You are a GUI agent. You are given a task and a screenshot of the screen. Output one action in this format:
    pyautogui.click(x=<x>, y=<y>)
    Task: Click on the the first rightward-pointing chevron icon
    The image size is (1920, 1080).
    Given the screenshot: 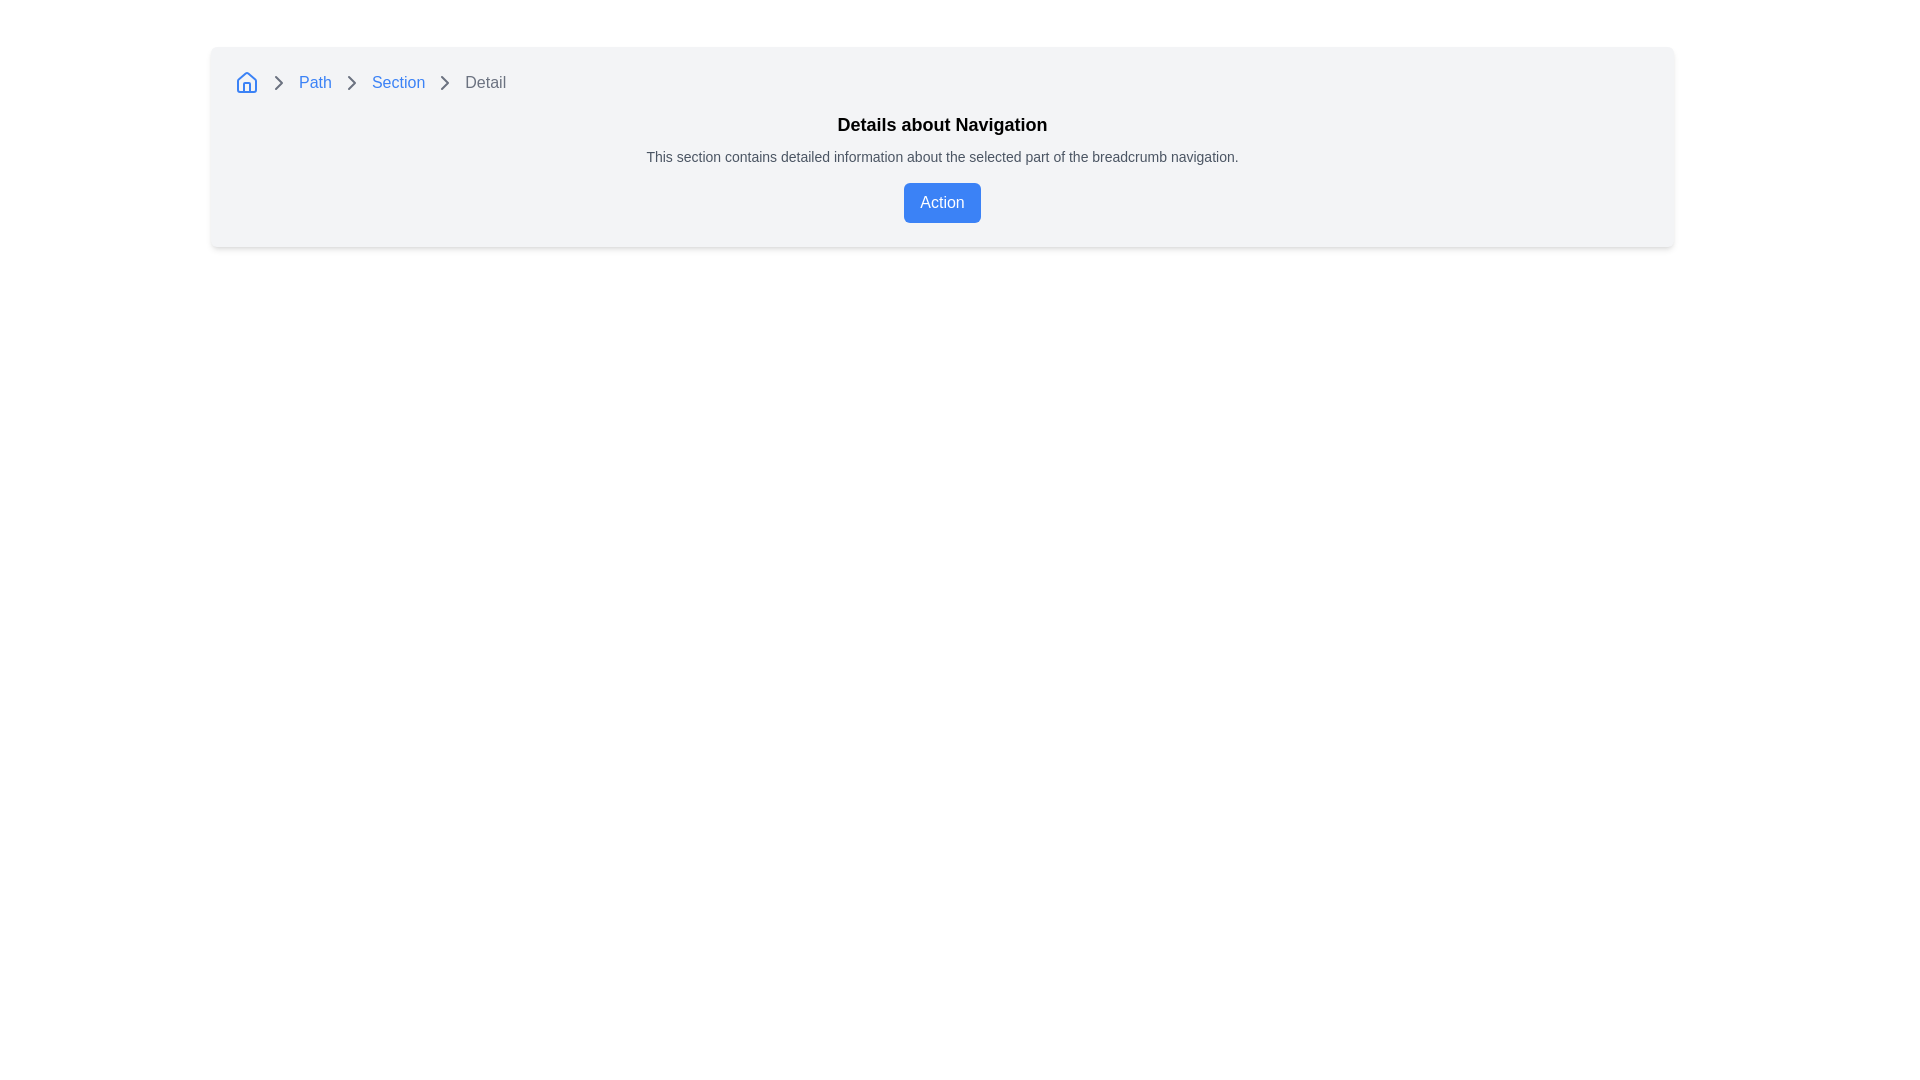 What is the action you would take?
    pyautogui.click(x=277, y=82)
    